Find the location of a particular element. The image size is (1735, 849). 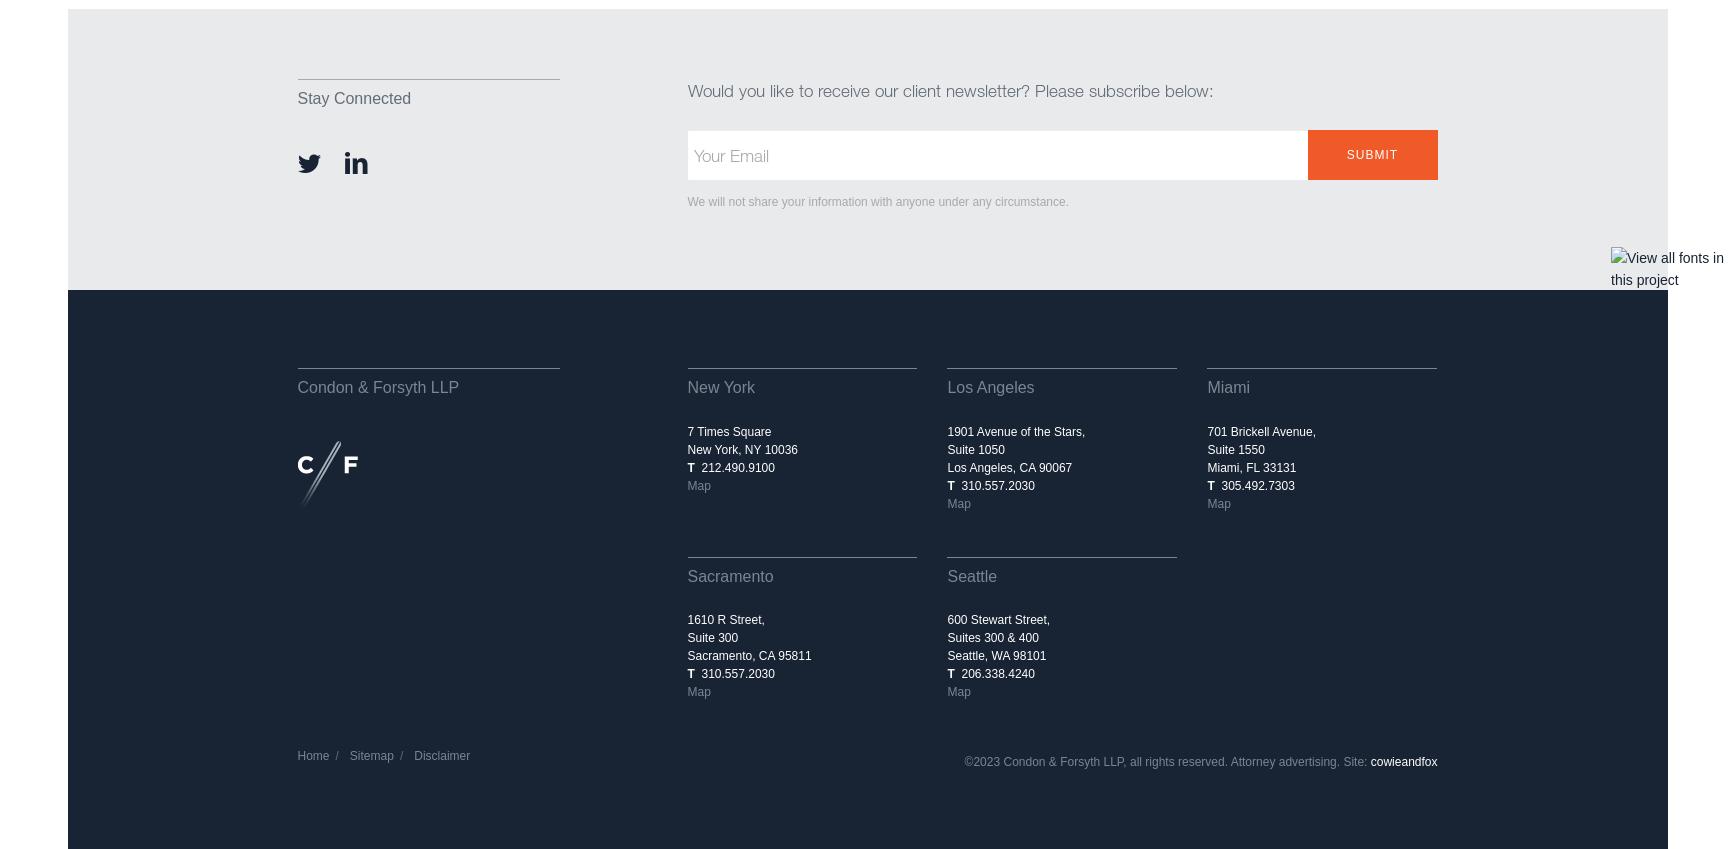

'Disclaimer' is located at coordinates (442, 755).